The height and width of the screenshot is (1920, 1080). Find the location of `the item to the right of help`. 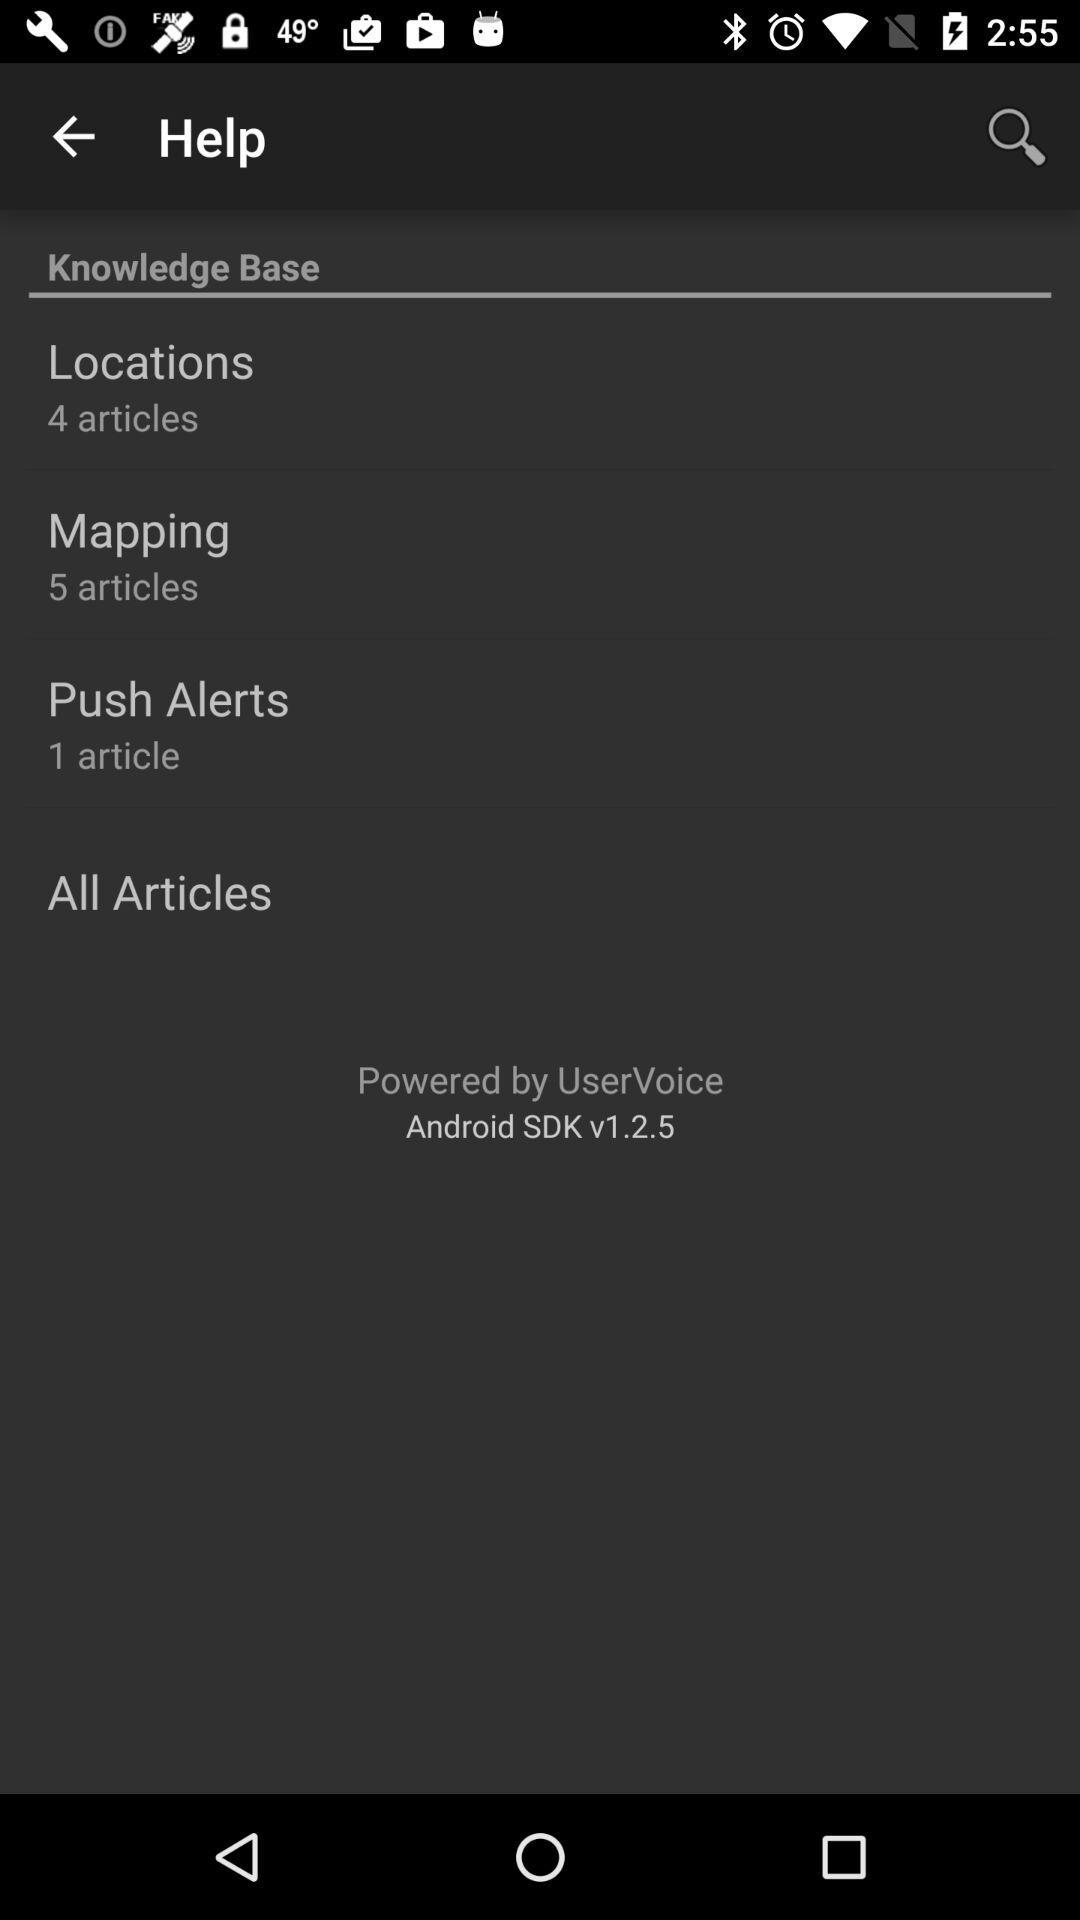

the item to the right of help is located at coordinates (1017, 135).